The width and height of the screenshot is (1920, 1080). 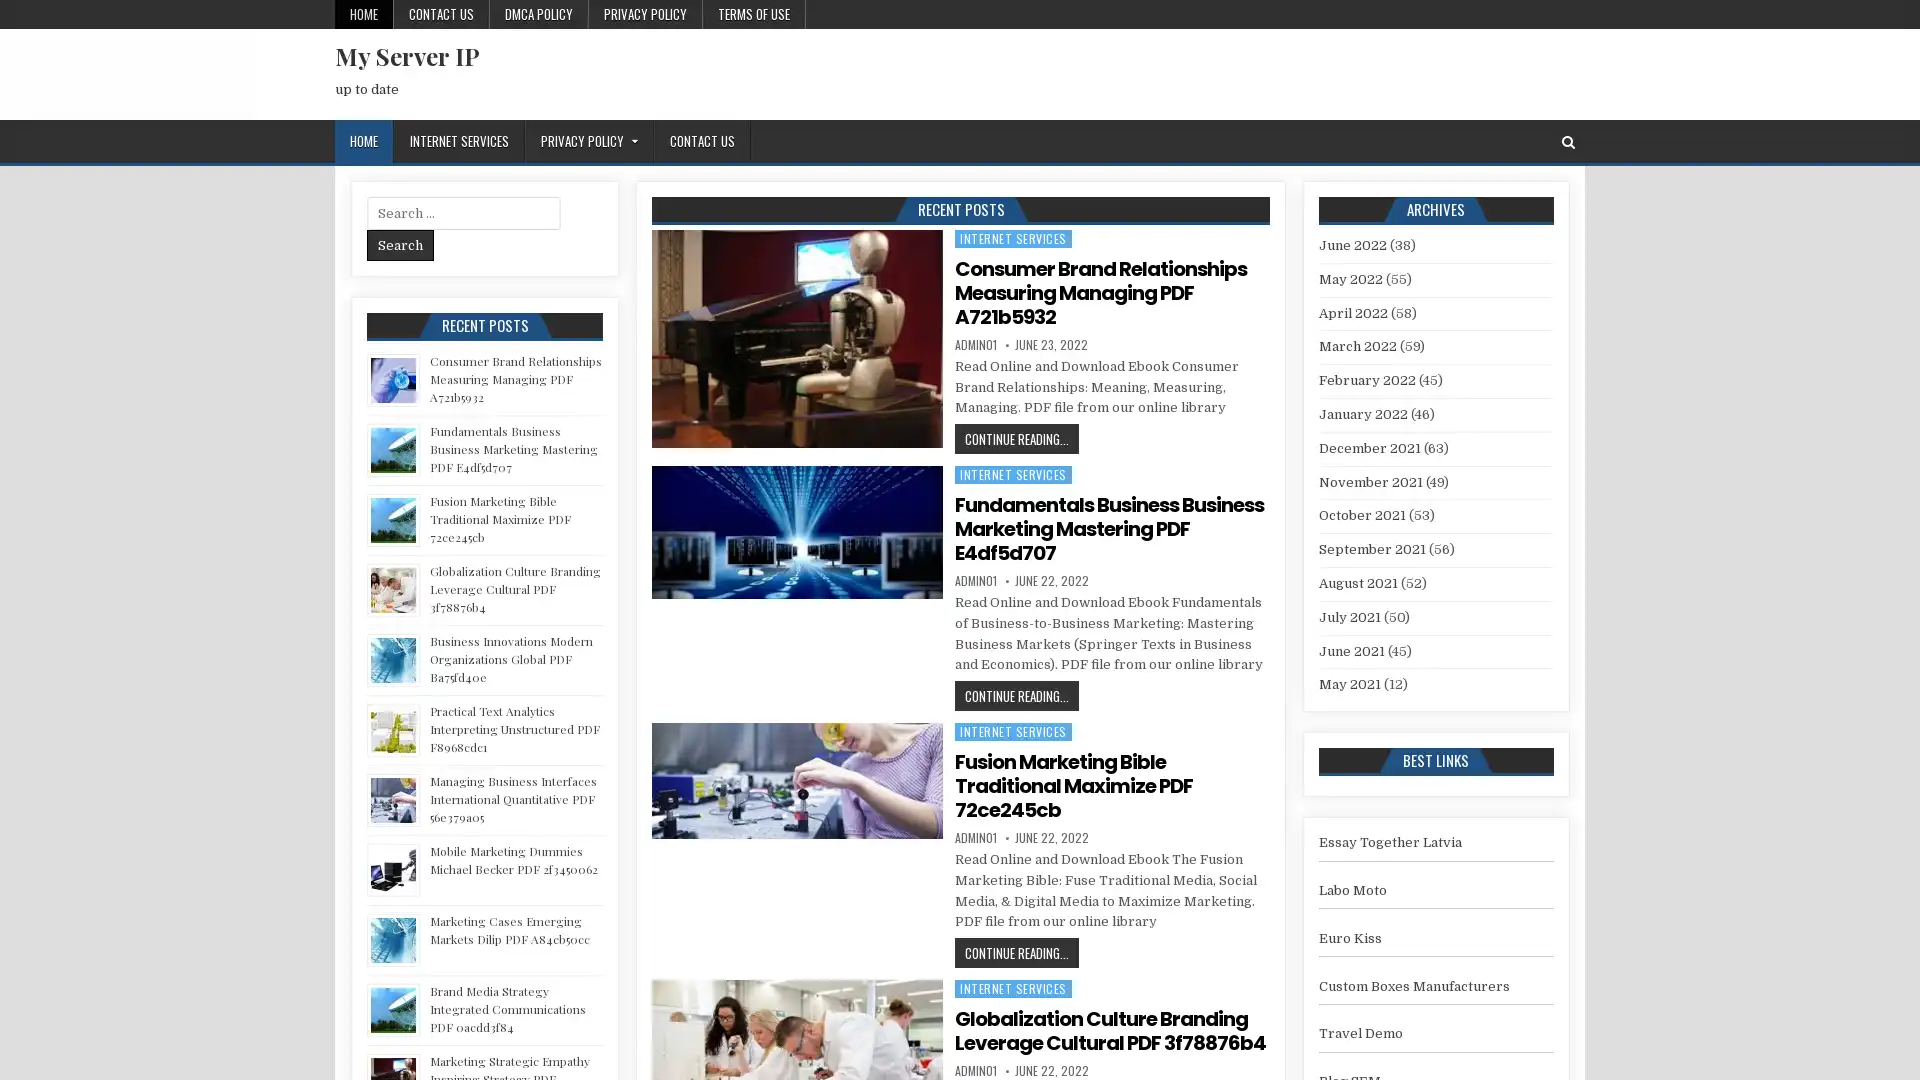 What do you see at coordinates (400, 244) in the screenshot?
I see `Search` at bounding box center [400, 244].